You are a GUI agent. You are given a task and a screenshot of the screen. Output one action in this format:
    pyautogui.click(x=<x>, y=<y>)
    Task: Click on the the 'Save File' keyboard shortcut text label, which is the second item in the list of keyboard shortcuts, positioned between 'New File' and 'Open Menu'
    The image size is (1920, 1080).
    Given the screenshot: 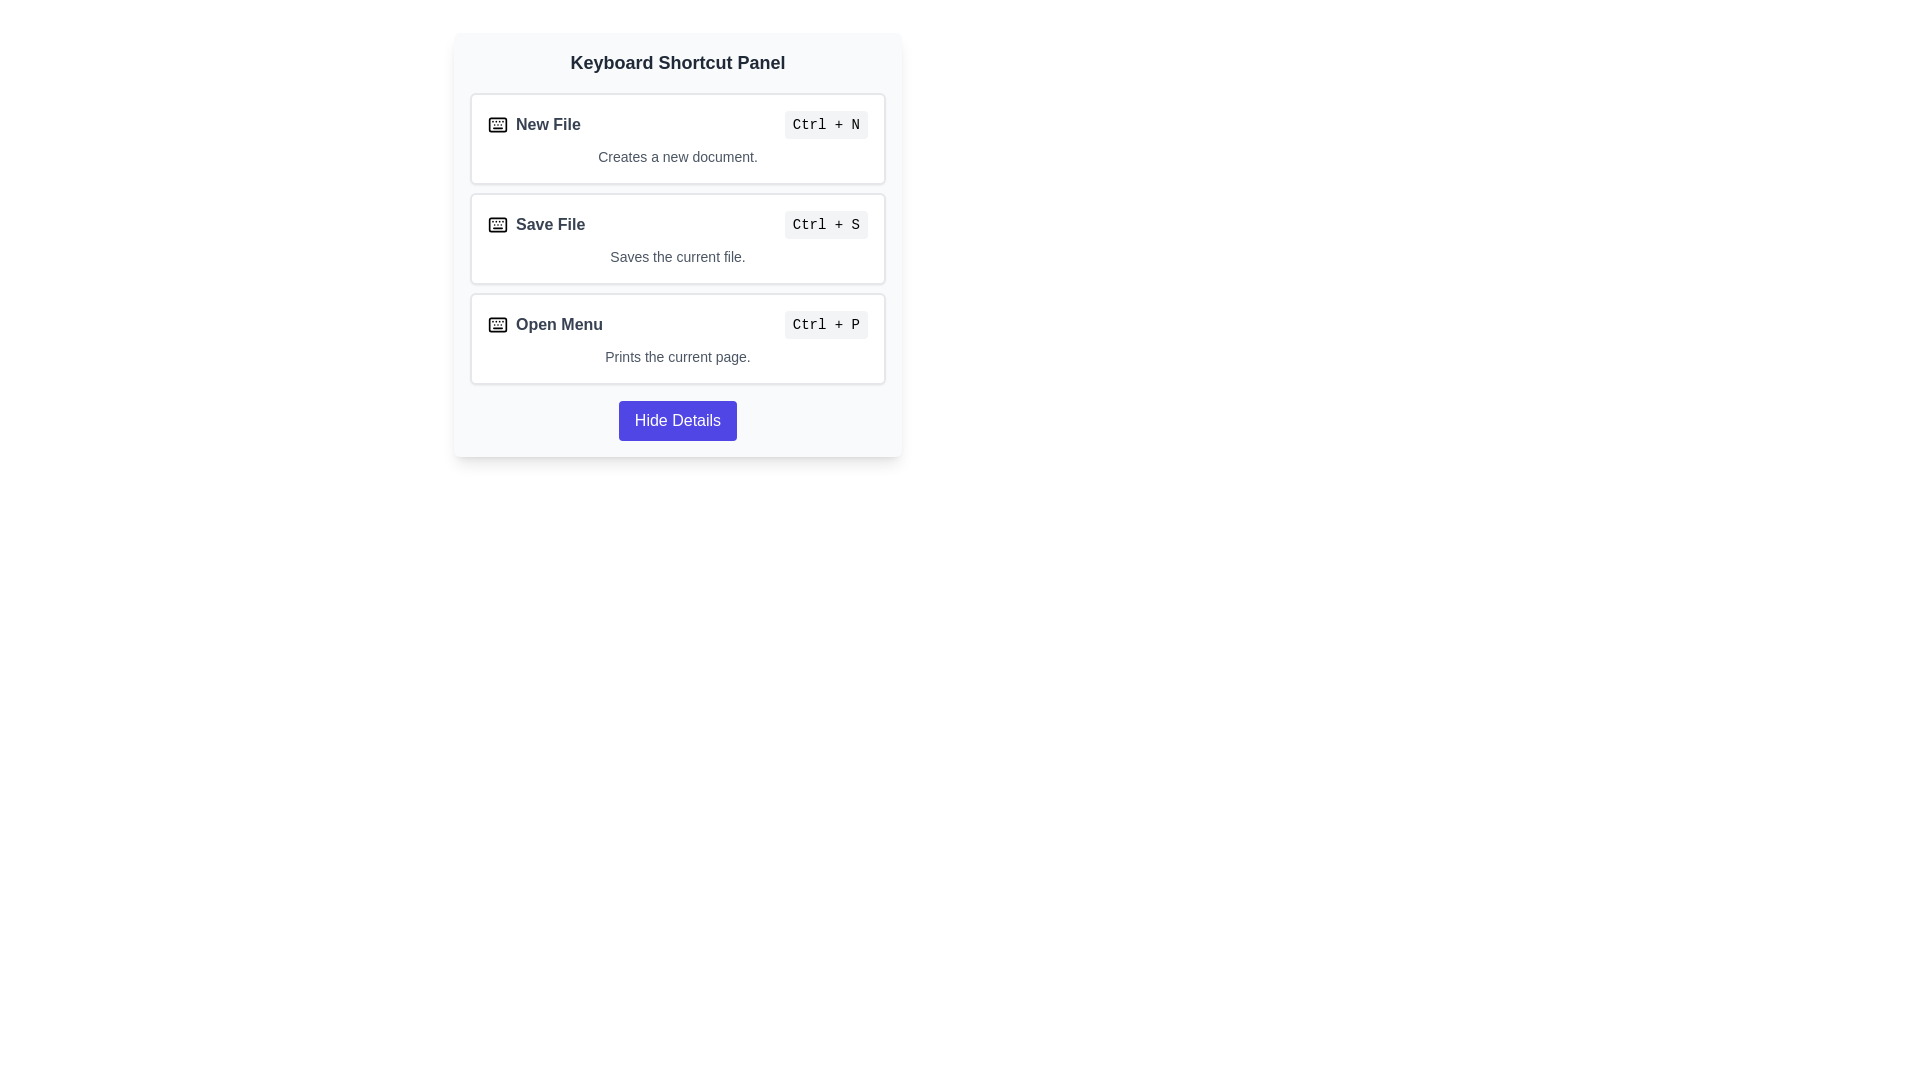 What is the action you would take?
    pyautogui.click(x=550, y=224)
    